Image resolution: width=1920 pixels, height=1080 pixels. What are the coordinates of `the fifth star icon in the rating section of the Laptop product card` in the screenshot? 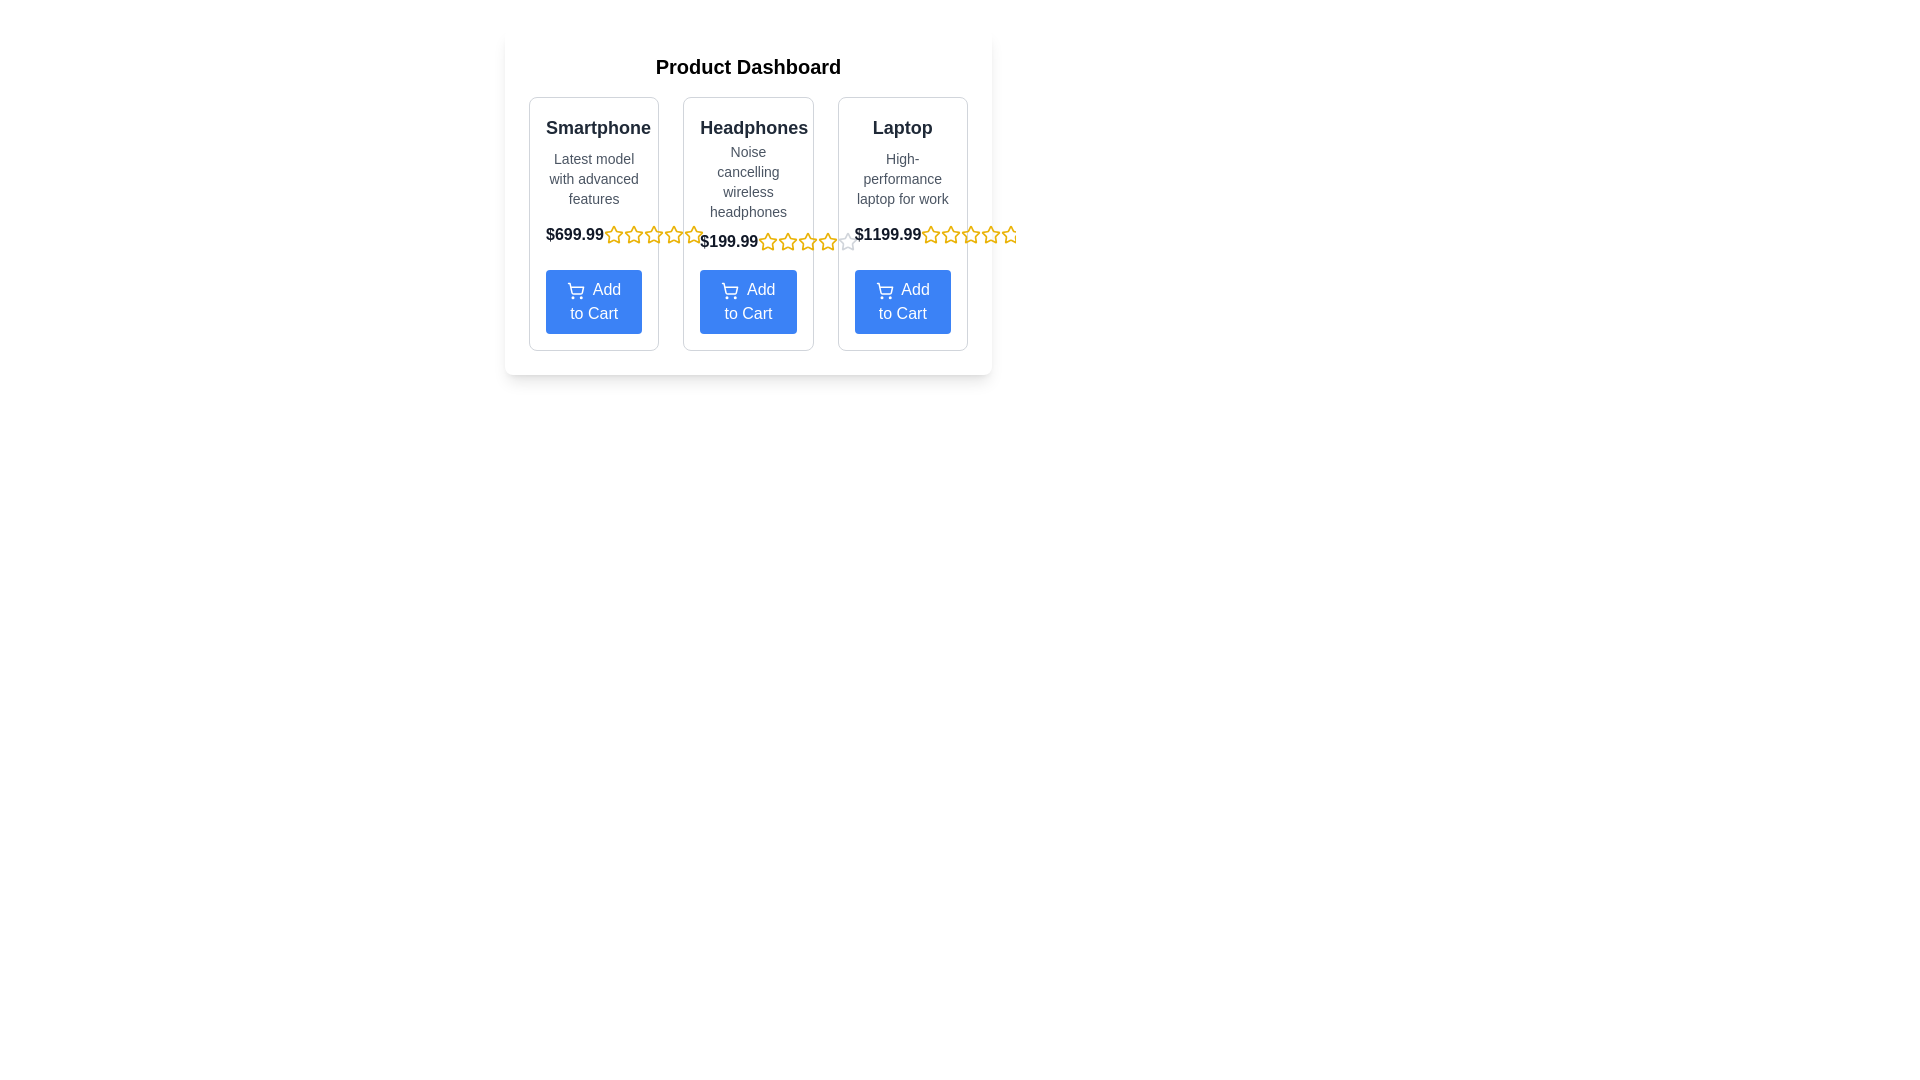 It's located at (991, 234).